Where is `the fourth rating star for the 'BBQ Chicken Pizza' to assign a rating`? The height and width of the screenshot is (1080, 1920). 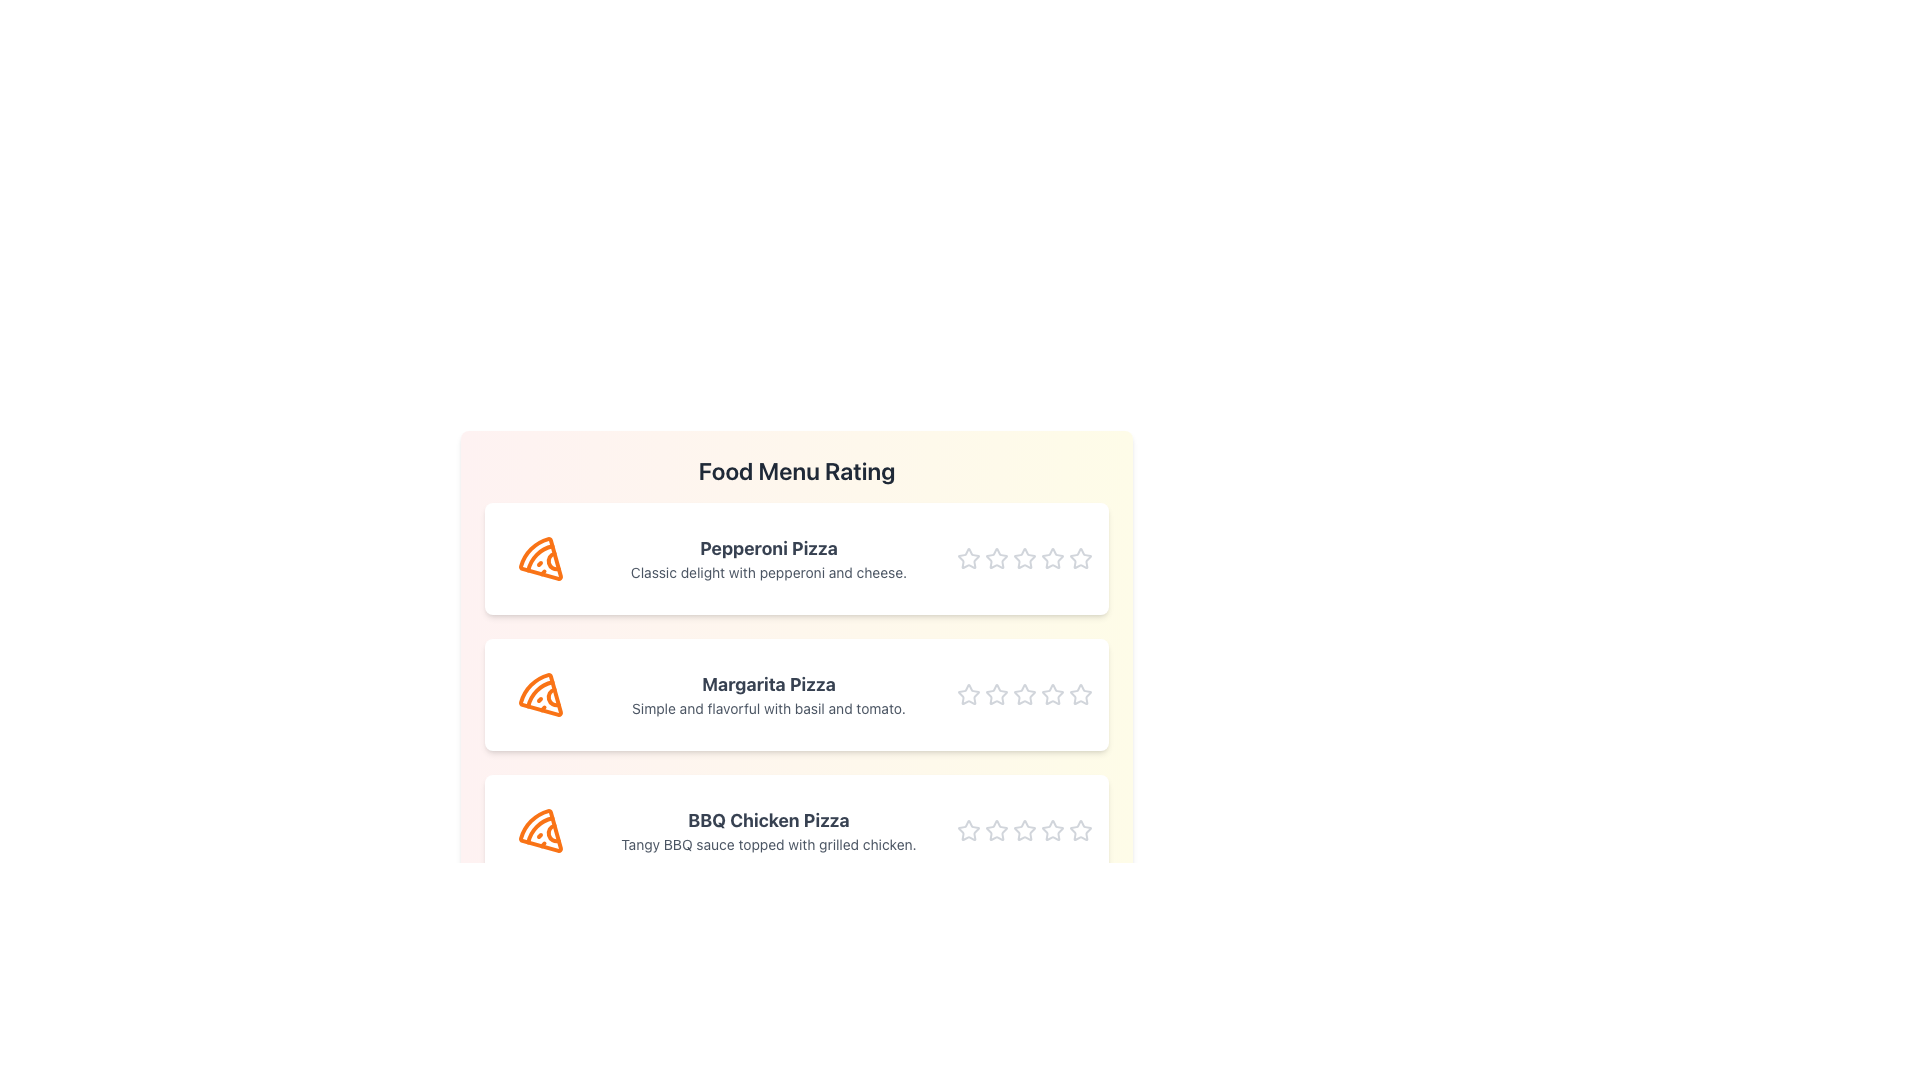
the fourth rating star for the 'BBQ Chicken Pizza' to assign a rating is located at coordinates (1051, 830).